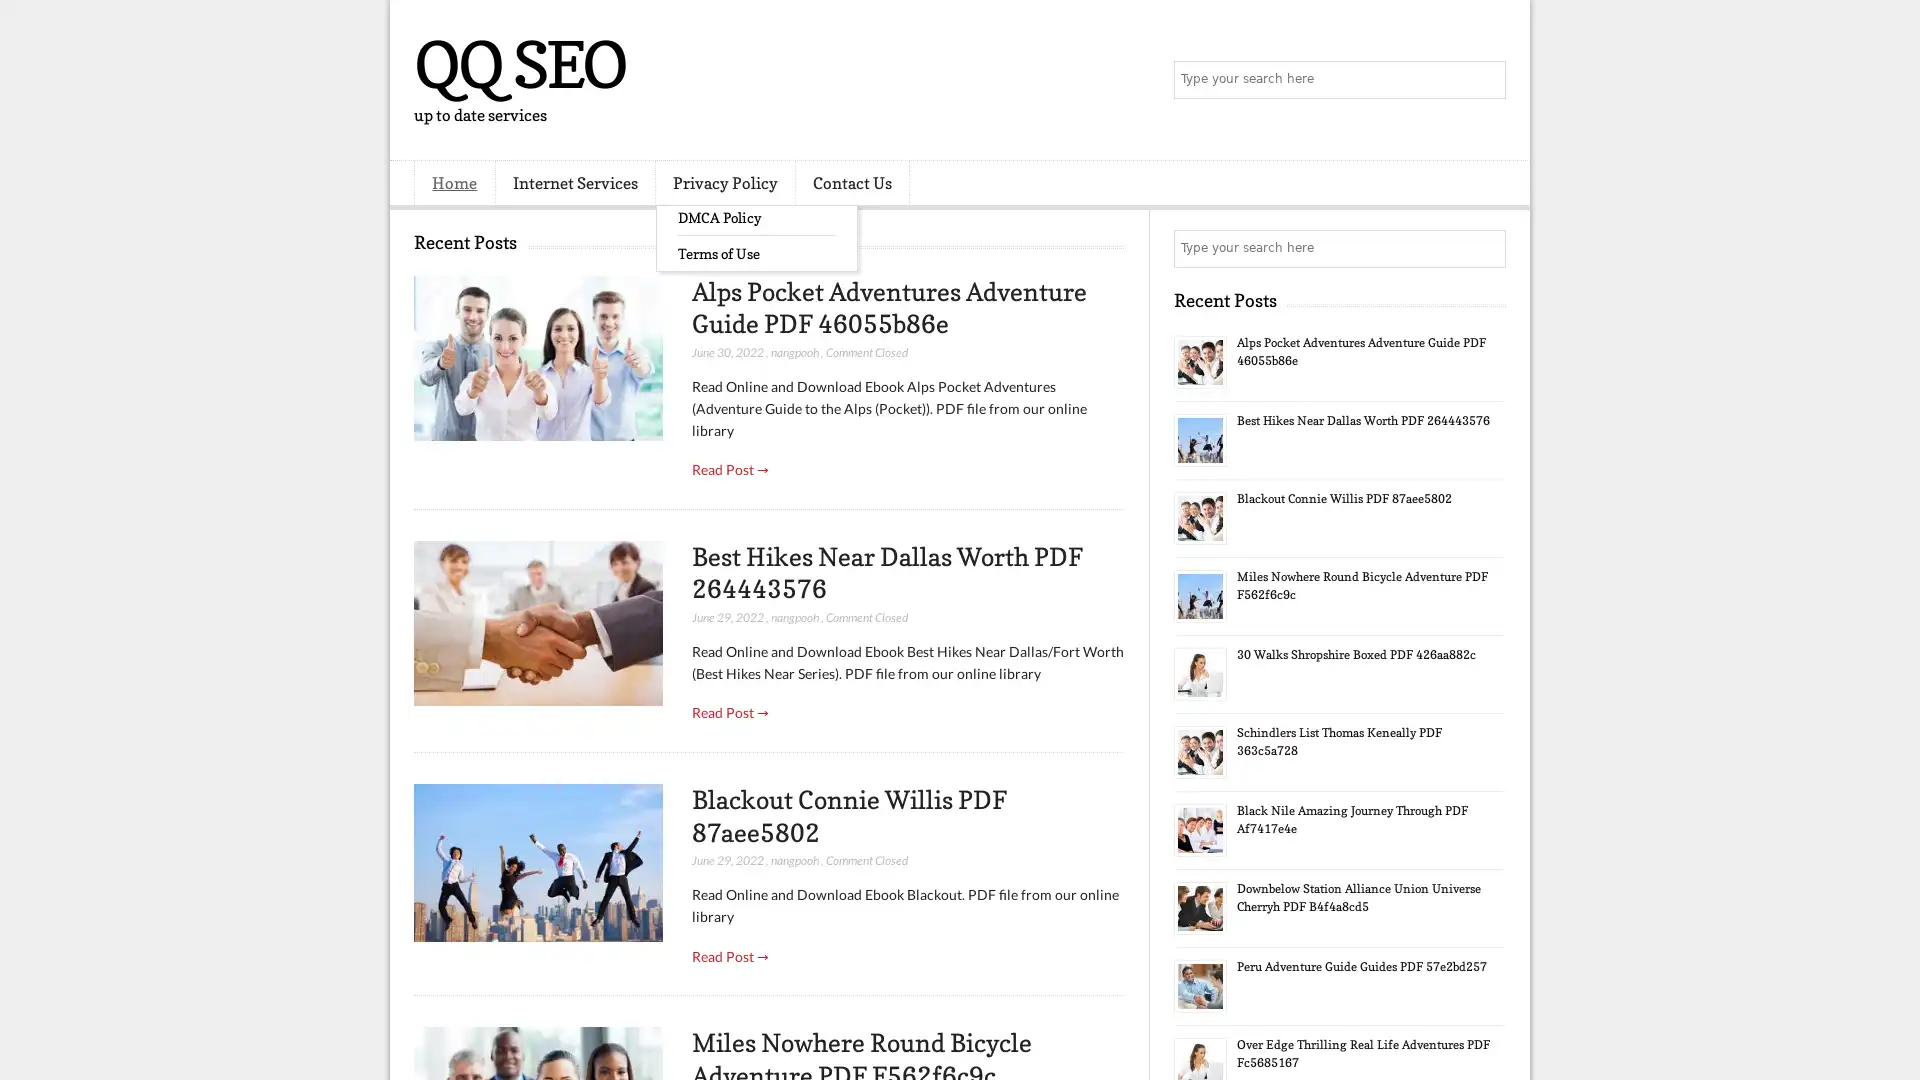 The image size is (1920, 1080). Describe the element at coordinates (1485, 80) in the screenshot. I see `Search` at that location.